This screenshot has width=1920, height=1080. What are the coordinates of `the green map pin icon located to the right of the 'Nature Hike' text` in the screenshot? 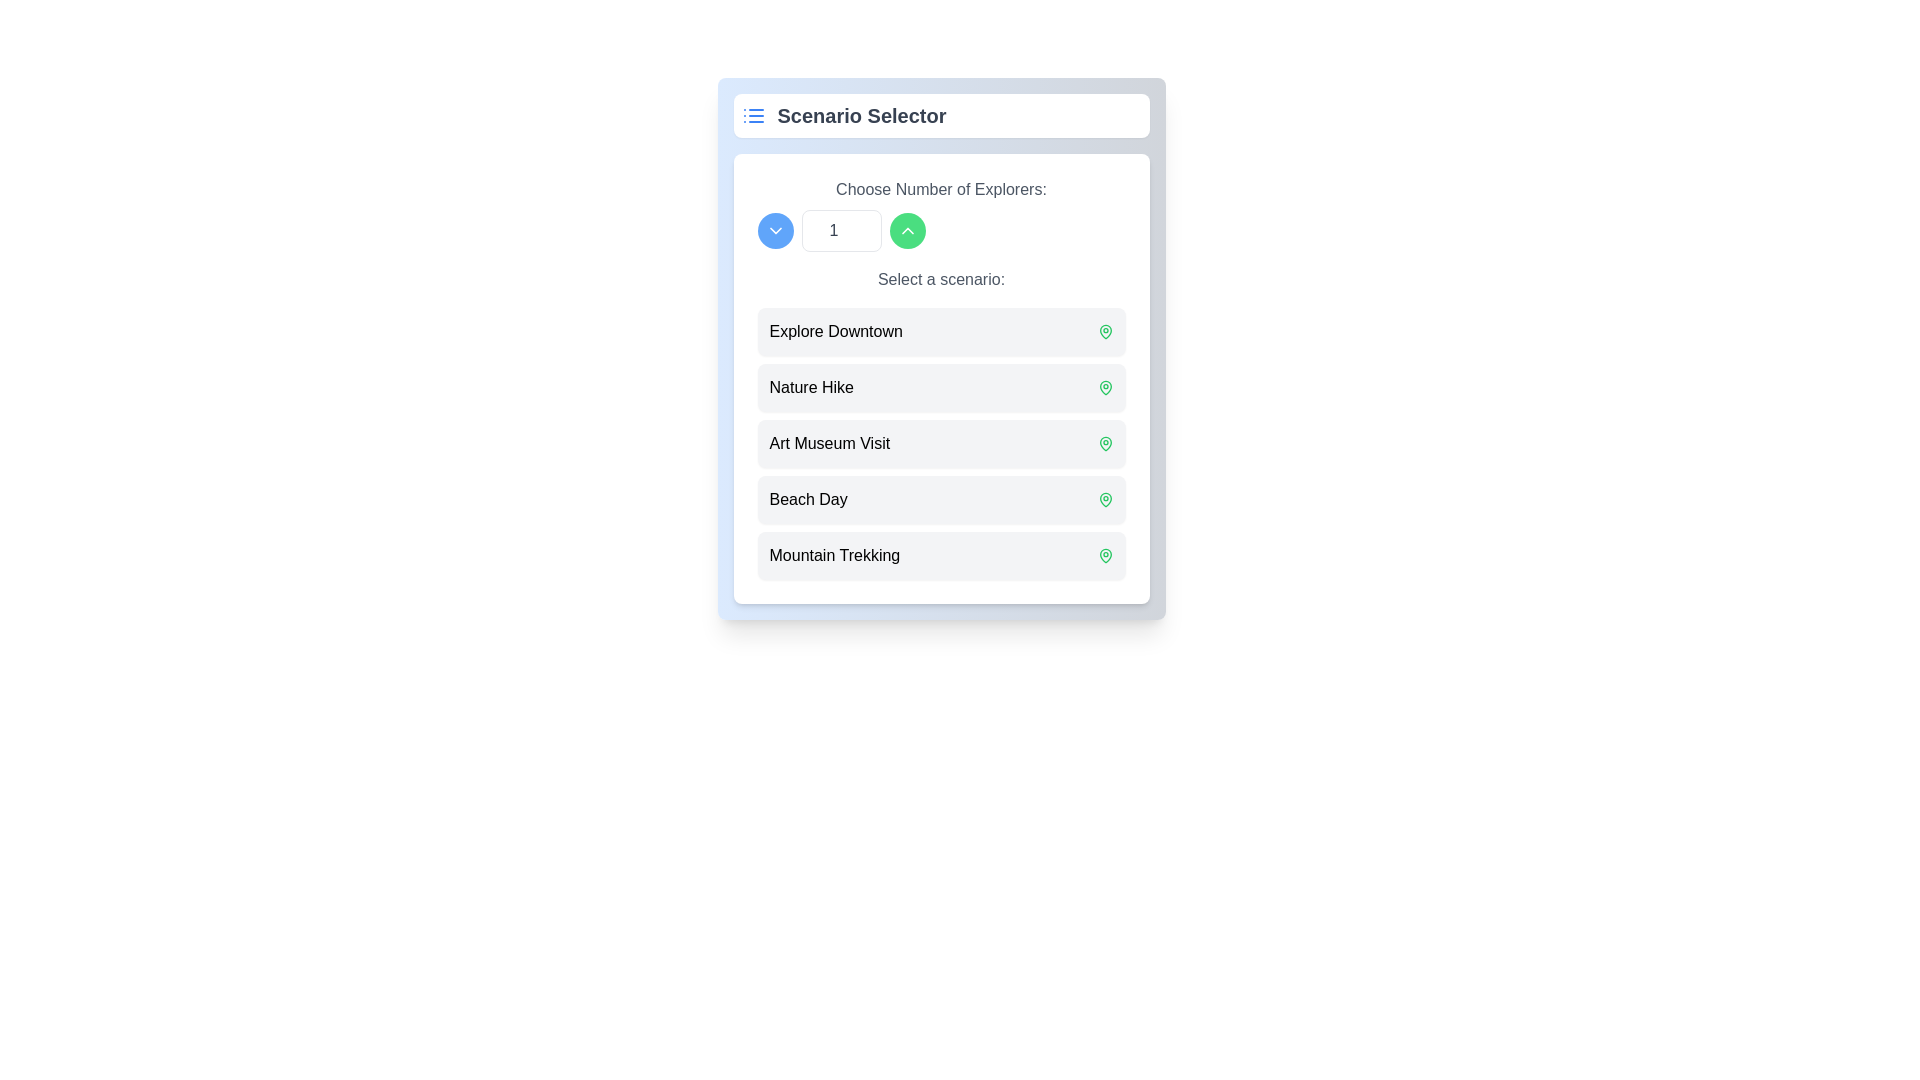 It's located at (1104, 388).